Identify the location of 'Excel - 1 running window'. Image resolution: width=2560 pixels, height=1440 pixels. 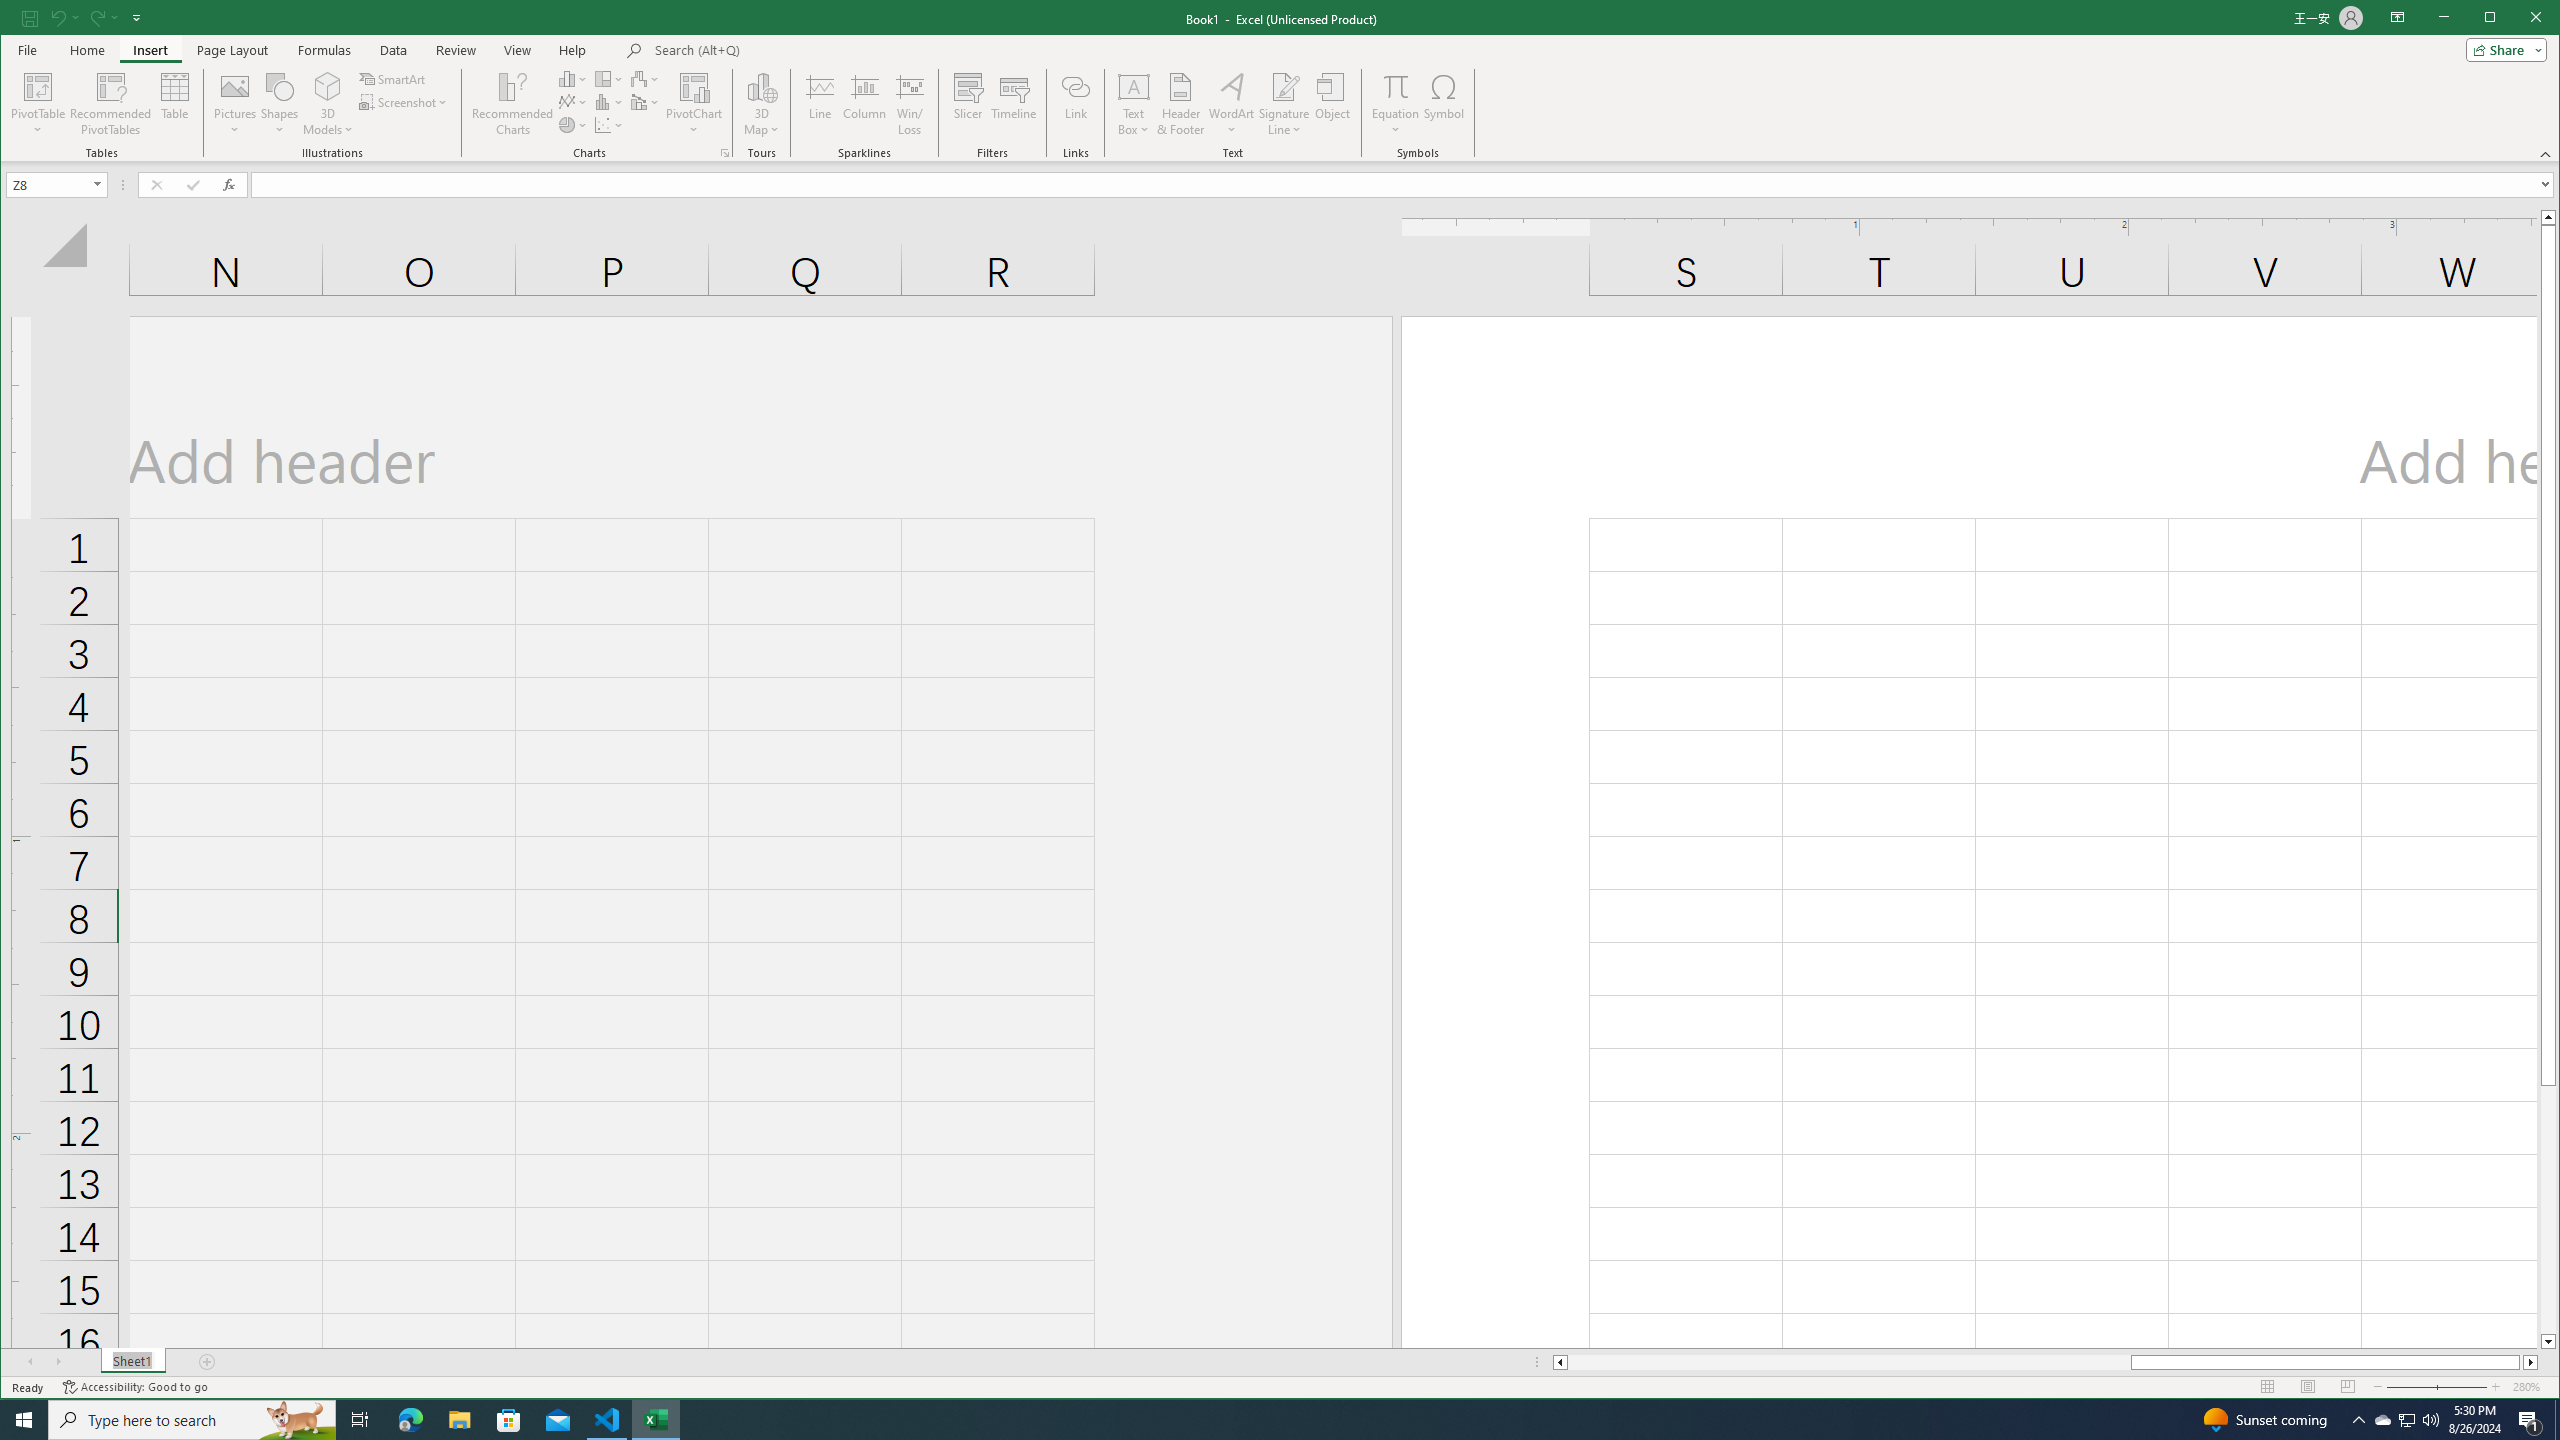
(656, 1418).